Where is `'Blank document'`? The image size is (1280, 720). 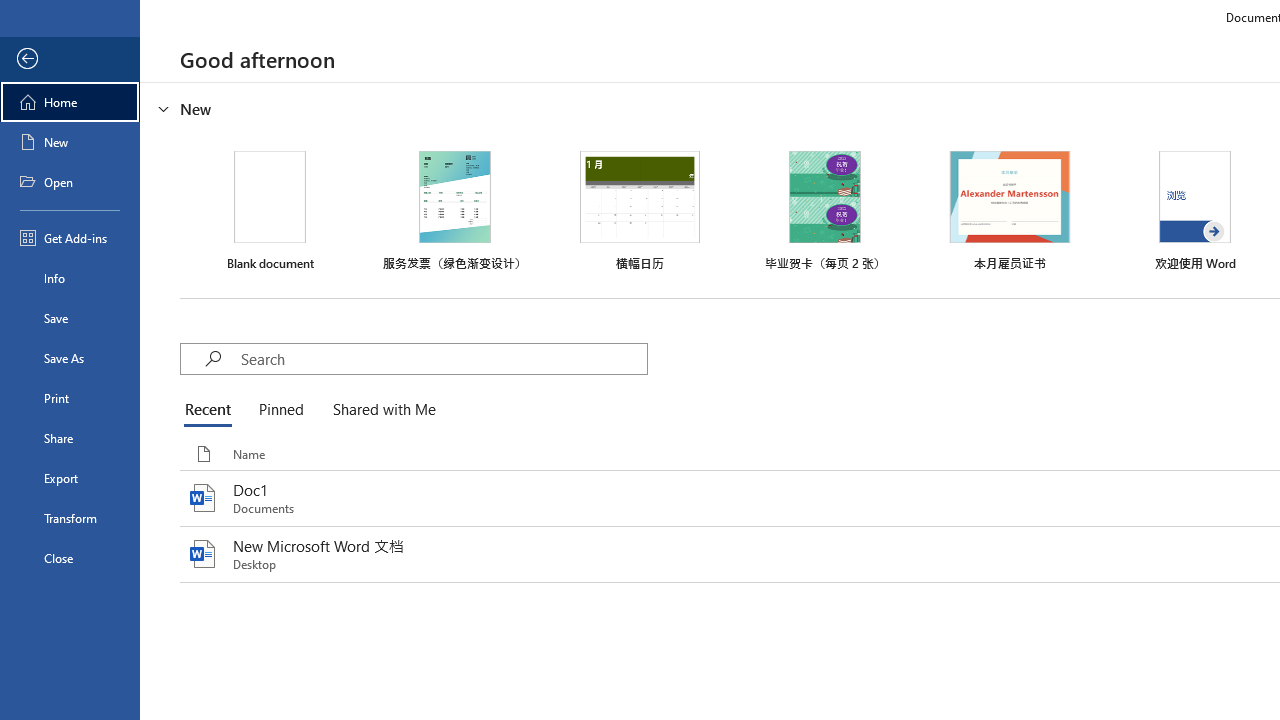 'Blank document' is located at coordinates (269, 211).